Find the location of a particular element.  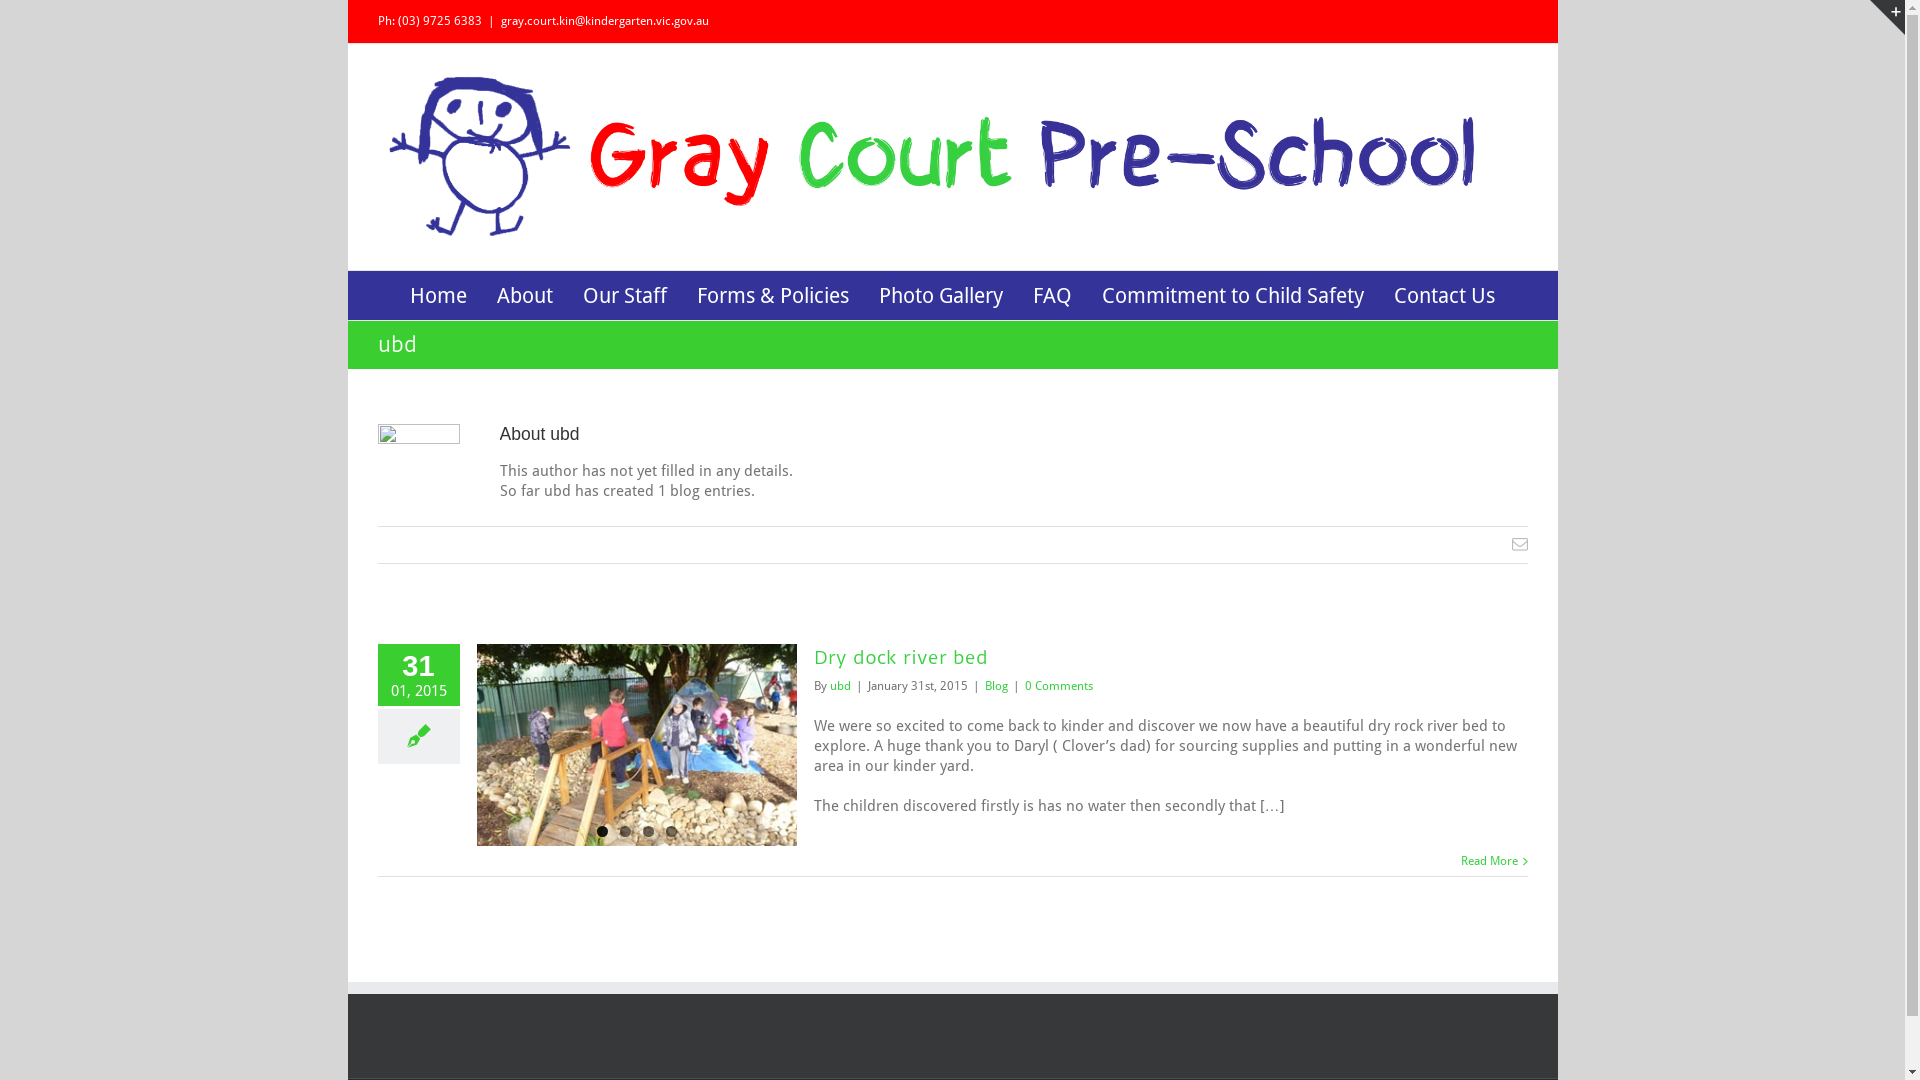

'Contact Us' is located at coordinates (1444, 294).